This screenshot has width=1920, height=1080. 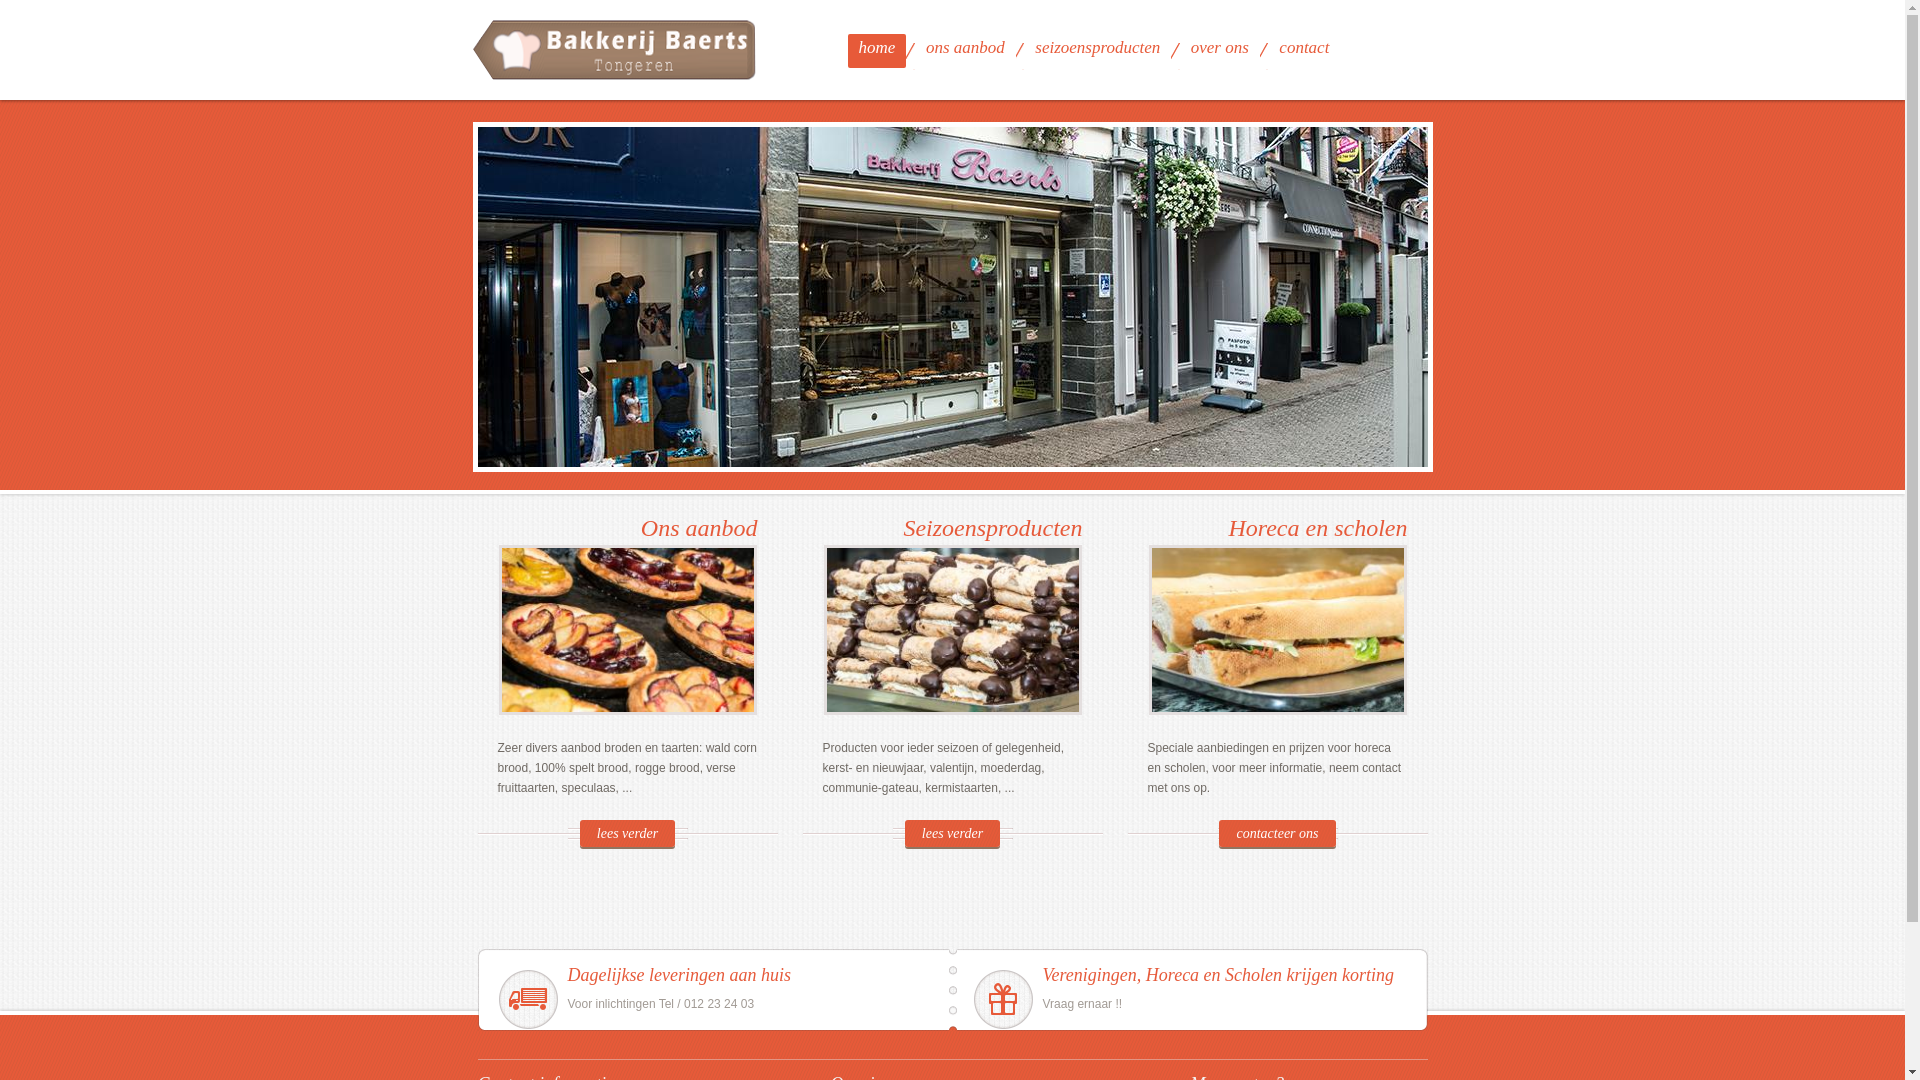 I want to click on 'contacteer ons', so click(x=1275, y=833).